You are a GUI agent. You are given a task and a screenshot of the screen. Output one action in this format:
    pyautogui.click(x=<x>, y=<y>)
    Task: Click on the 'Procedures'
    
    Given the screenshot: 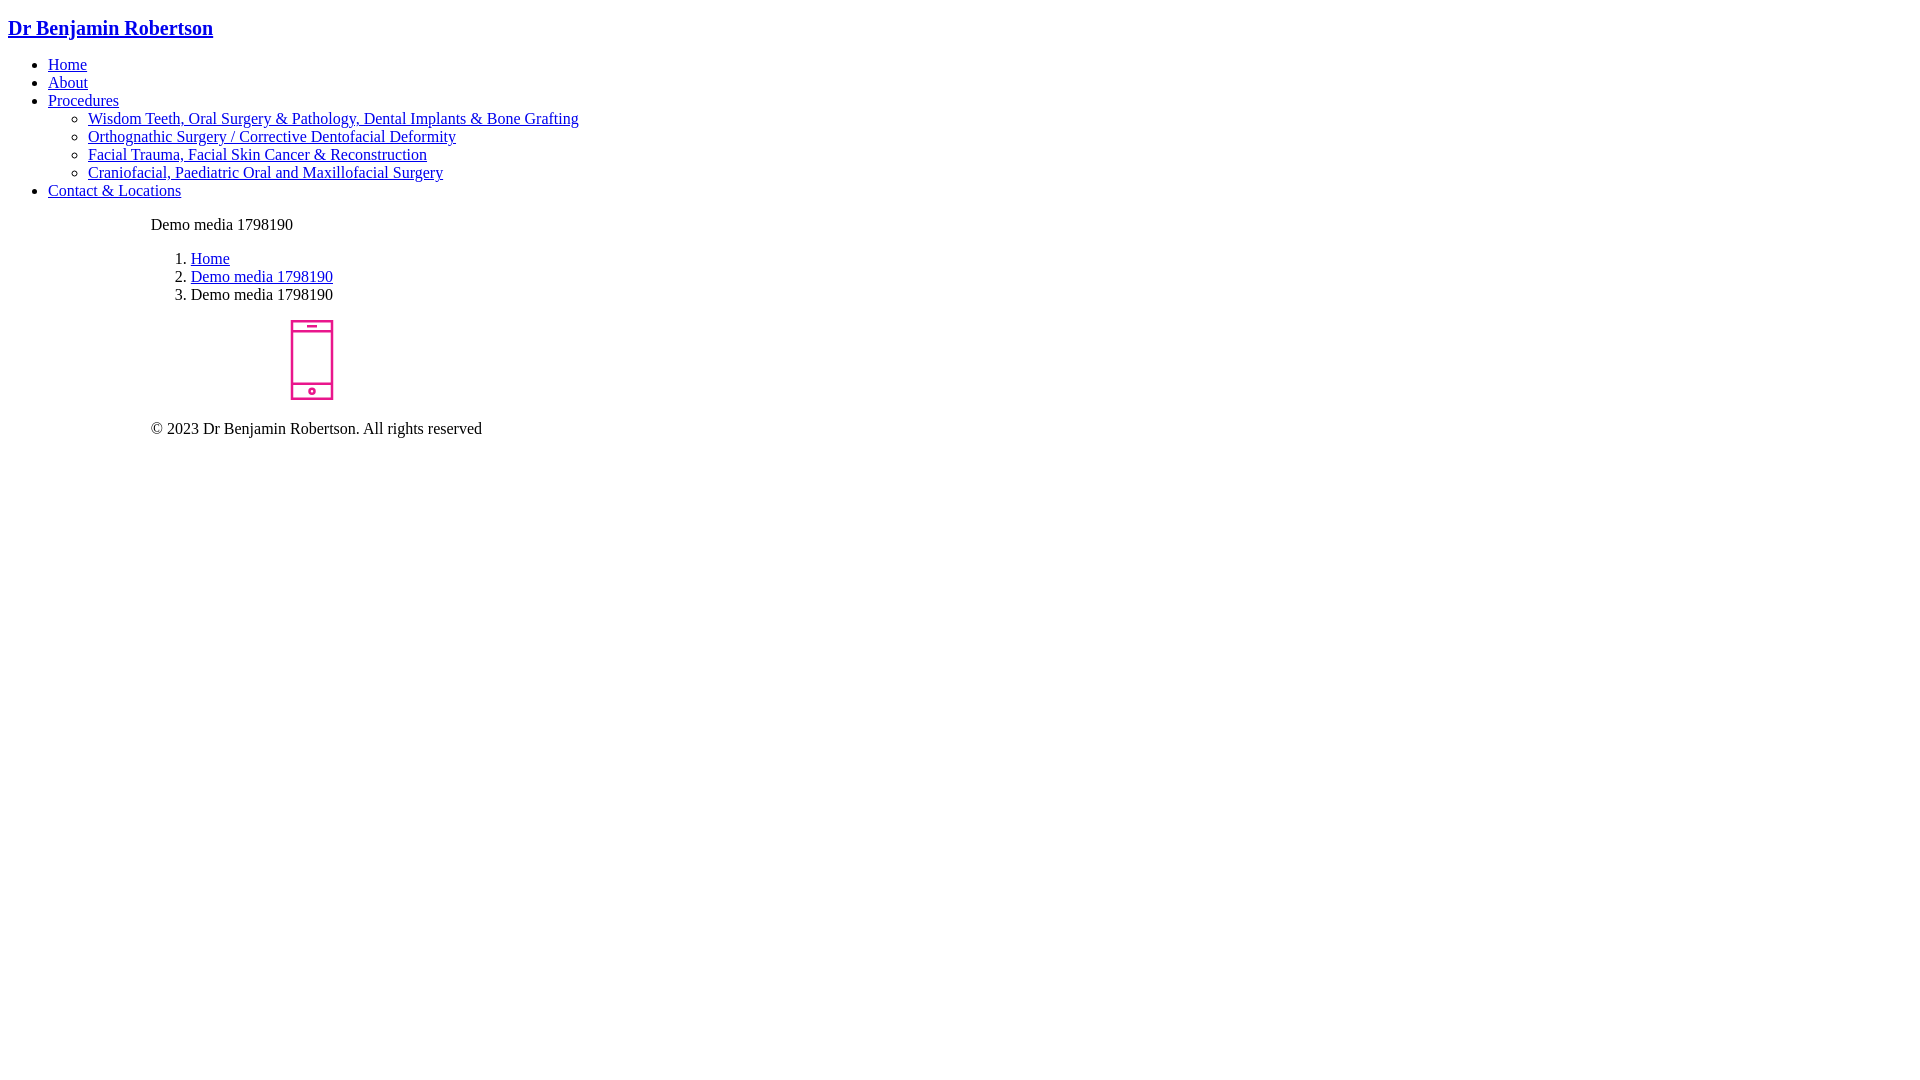 What is the action you would take?
    pyautogui.click(x=82, y=100)
    